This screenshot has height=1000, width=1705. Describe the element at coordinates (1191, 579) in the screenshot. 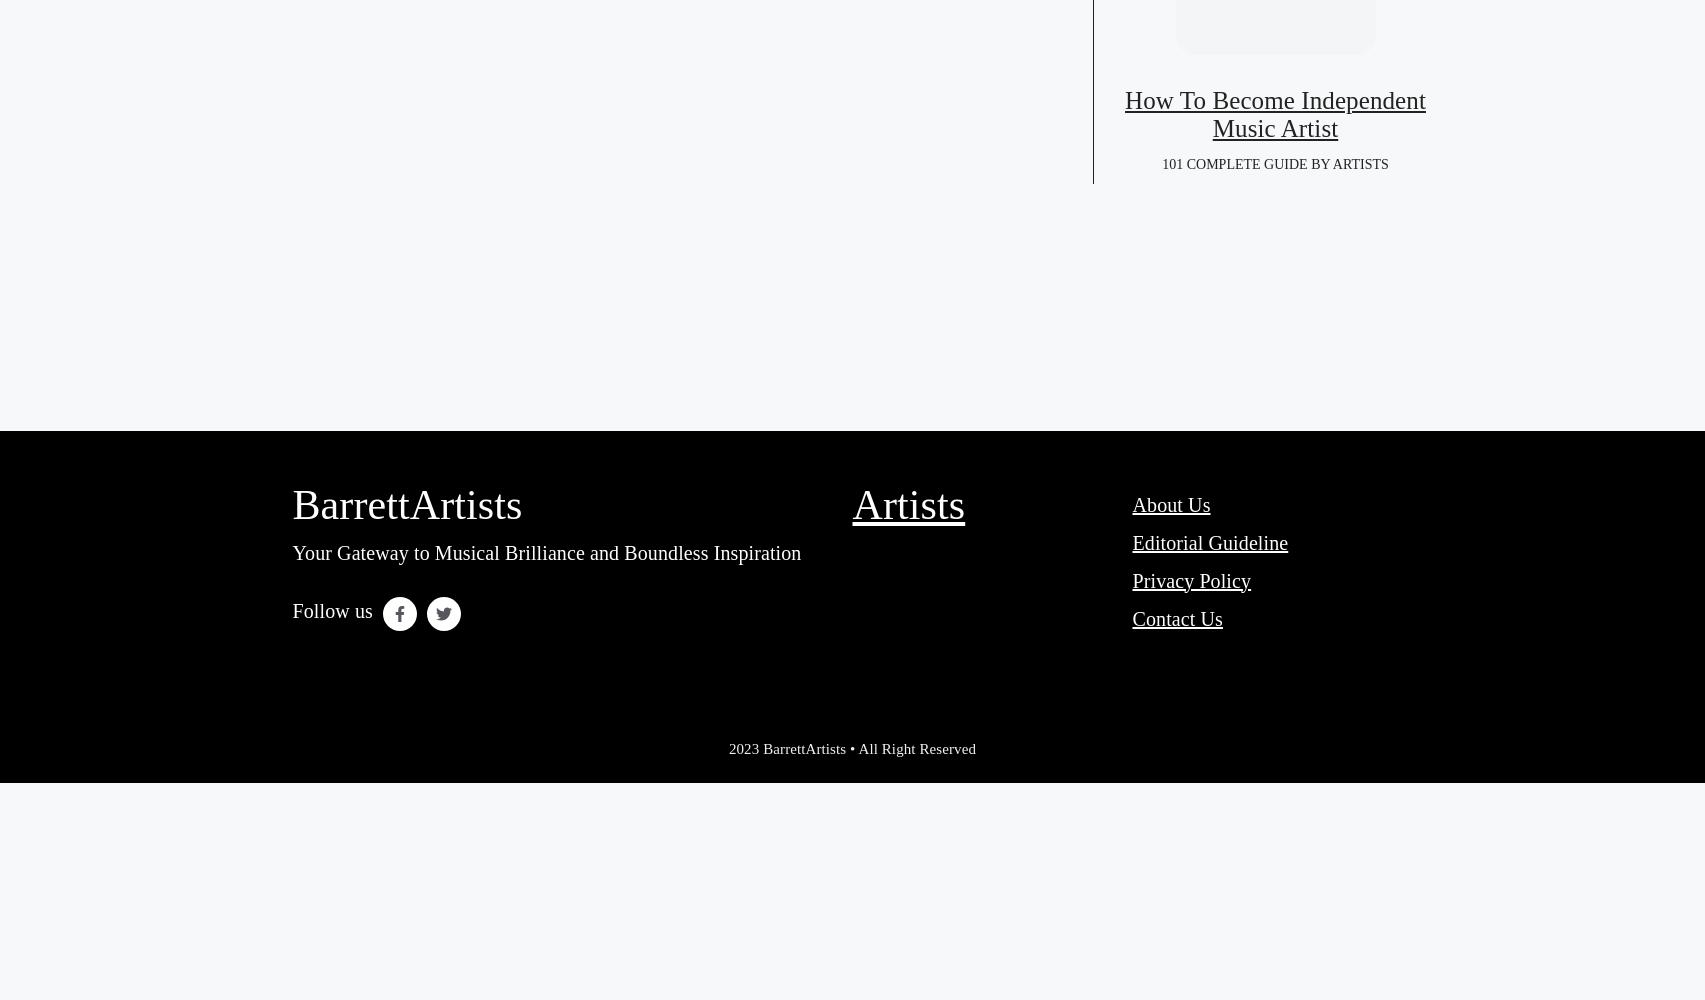

I see `'Privacy Policy'` at that location.